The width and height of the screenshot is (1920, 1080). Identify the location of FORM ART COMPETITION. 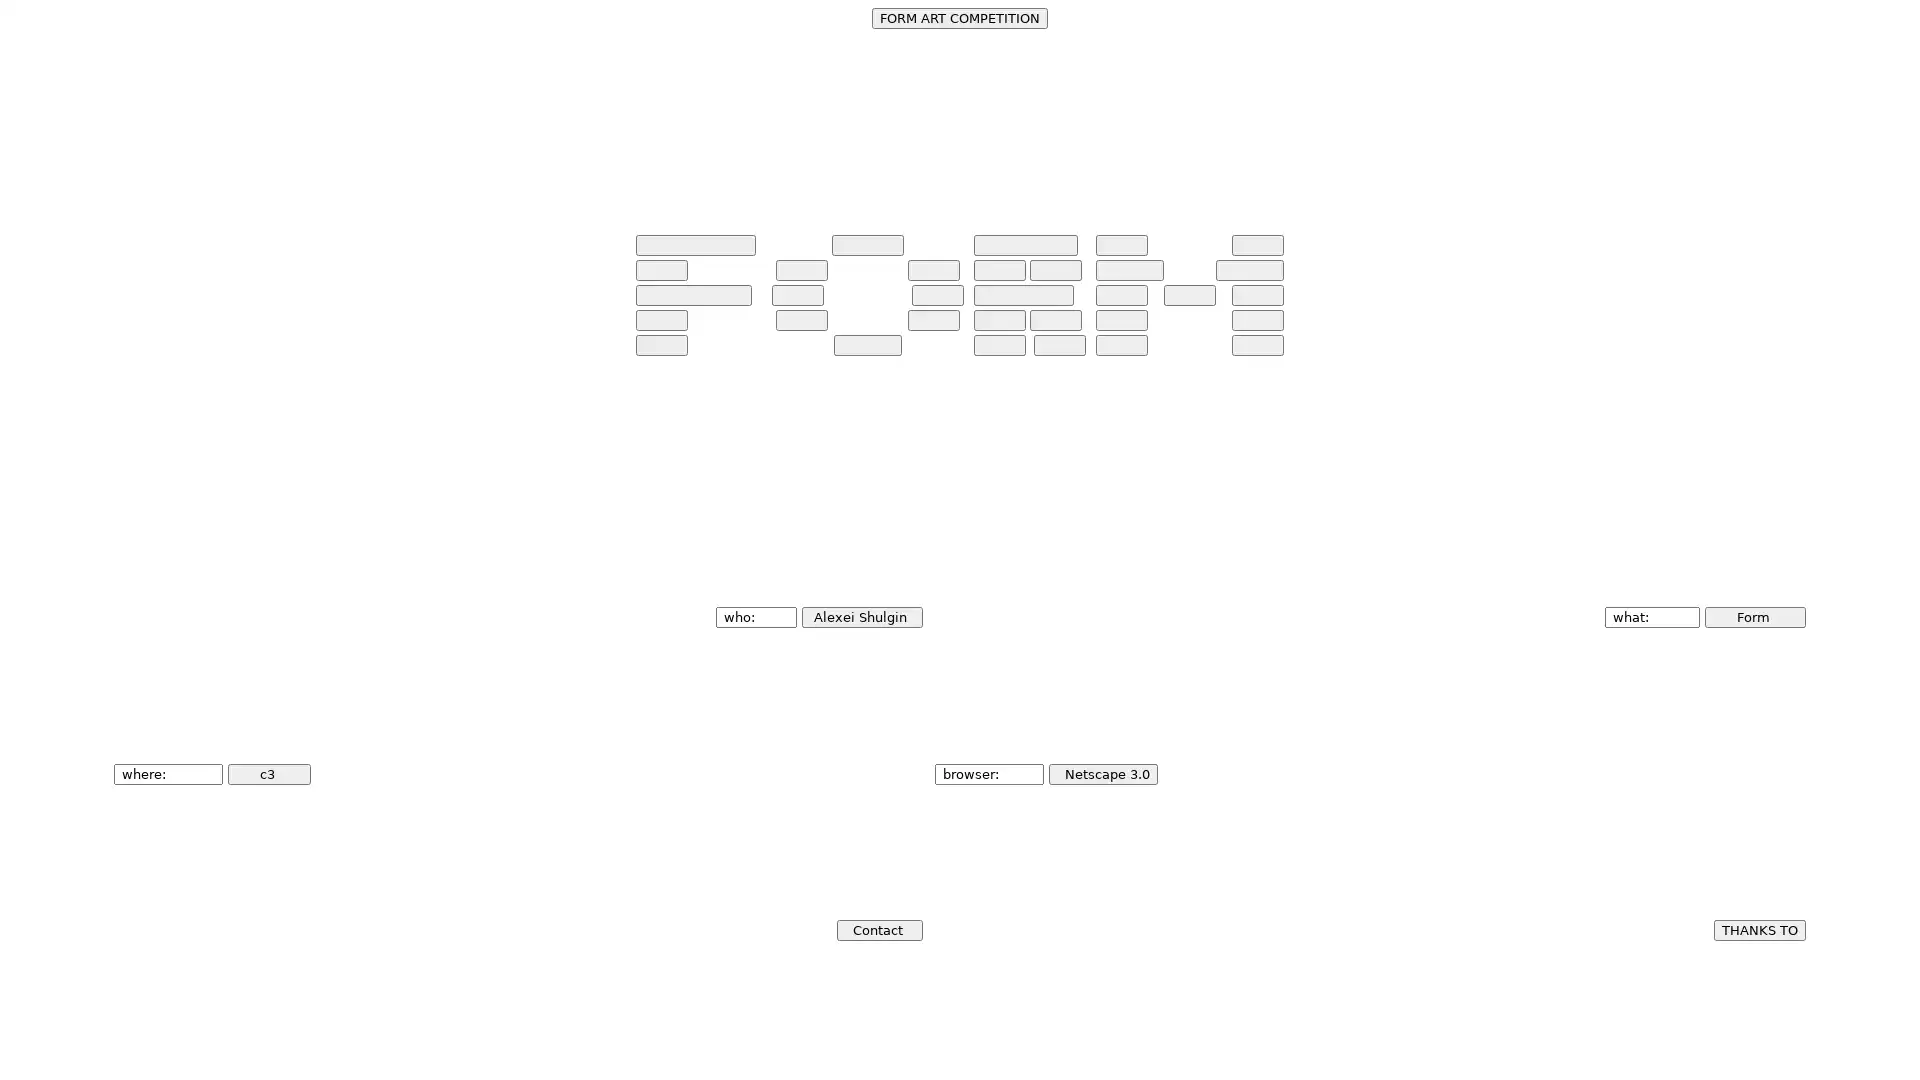
(960, 18).